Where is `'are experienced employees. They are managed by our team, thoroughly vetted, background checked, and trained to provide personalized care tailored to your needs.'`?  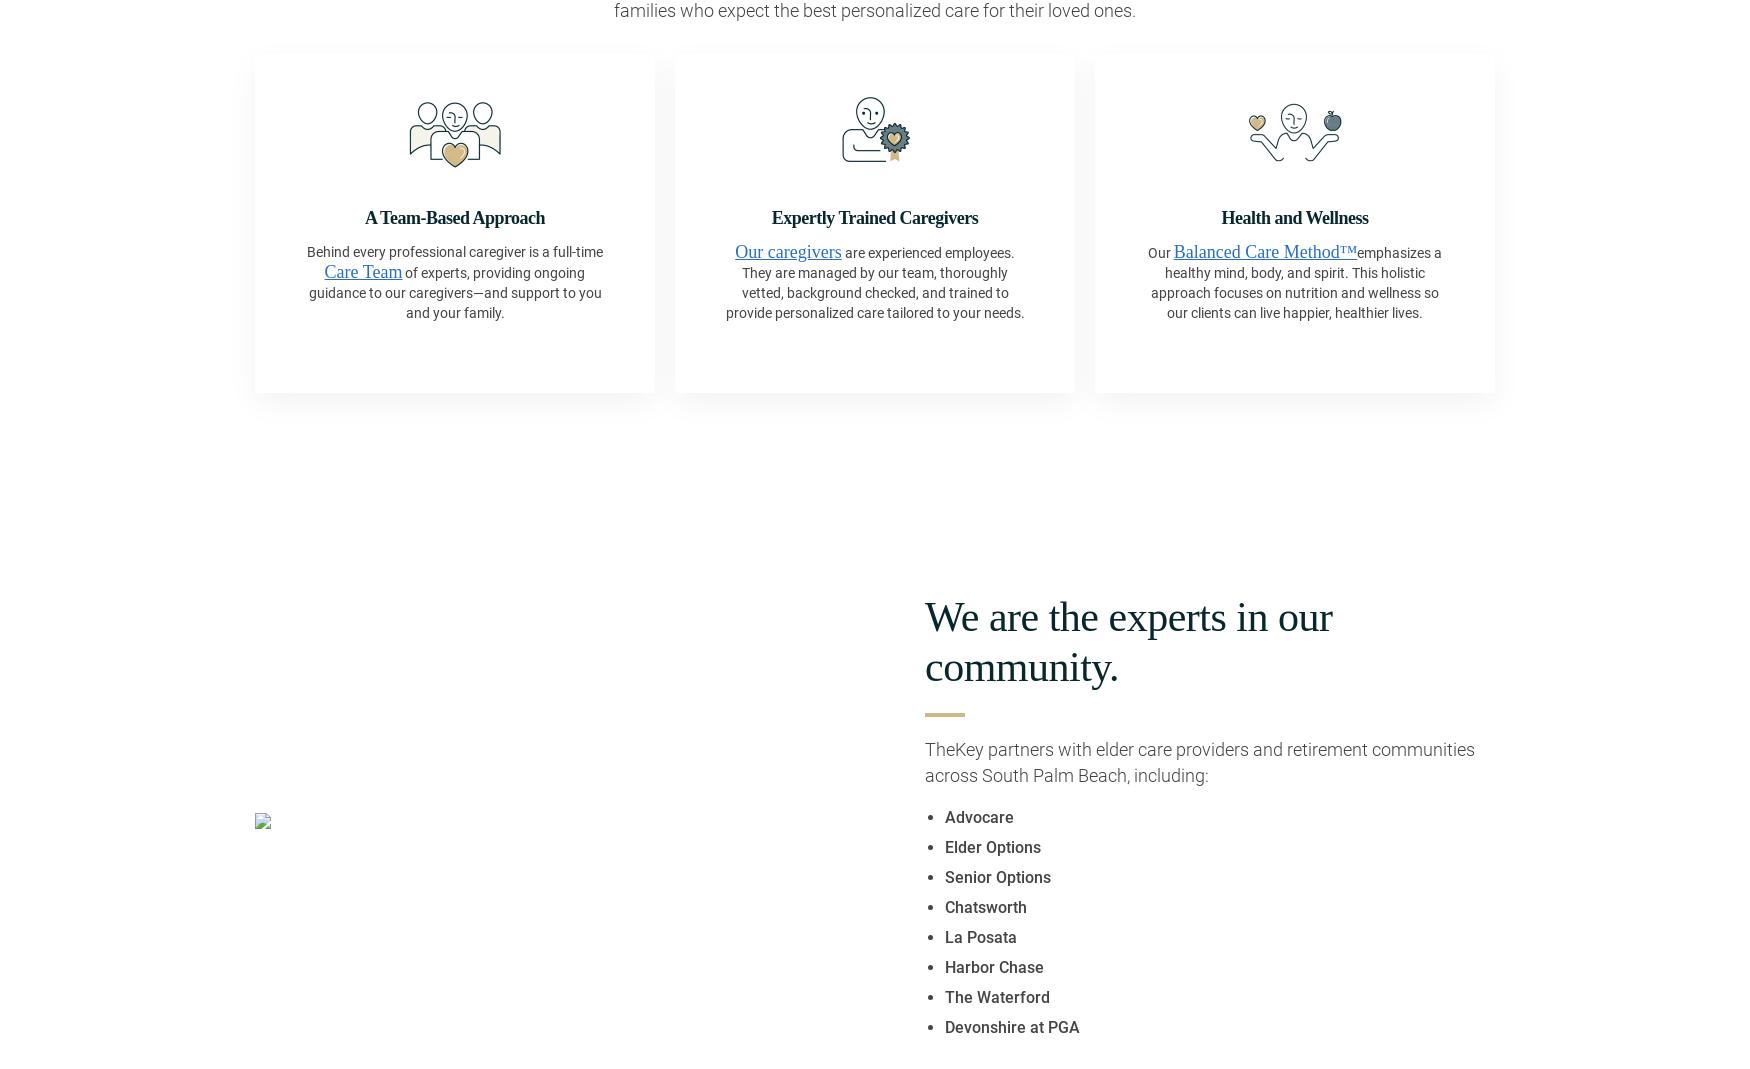
'are experienced employees. They are managed by our team, thoroughly vetted, background checked, and trained to provide personalized care tailored to your needs.' is located at coordinates (874, 281).